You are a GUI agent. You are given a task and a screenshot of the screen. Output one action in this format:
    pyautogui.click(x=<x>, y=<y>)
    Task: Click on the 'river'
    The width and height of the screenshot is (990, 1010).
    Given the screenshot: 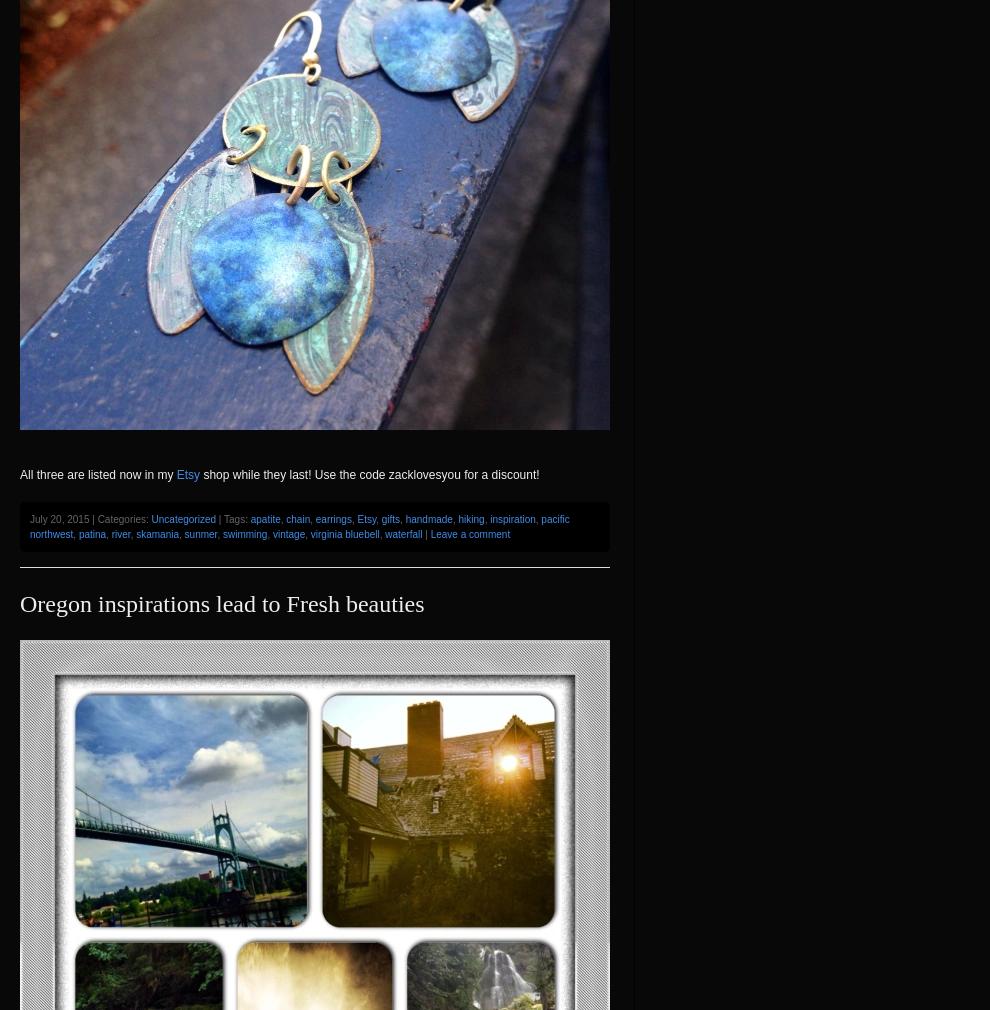 What is the action you would take?
    pyautogui.click(x=119, y=533)
    